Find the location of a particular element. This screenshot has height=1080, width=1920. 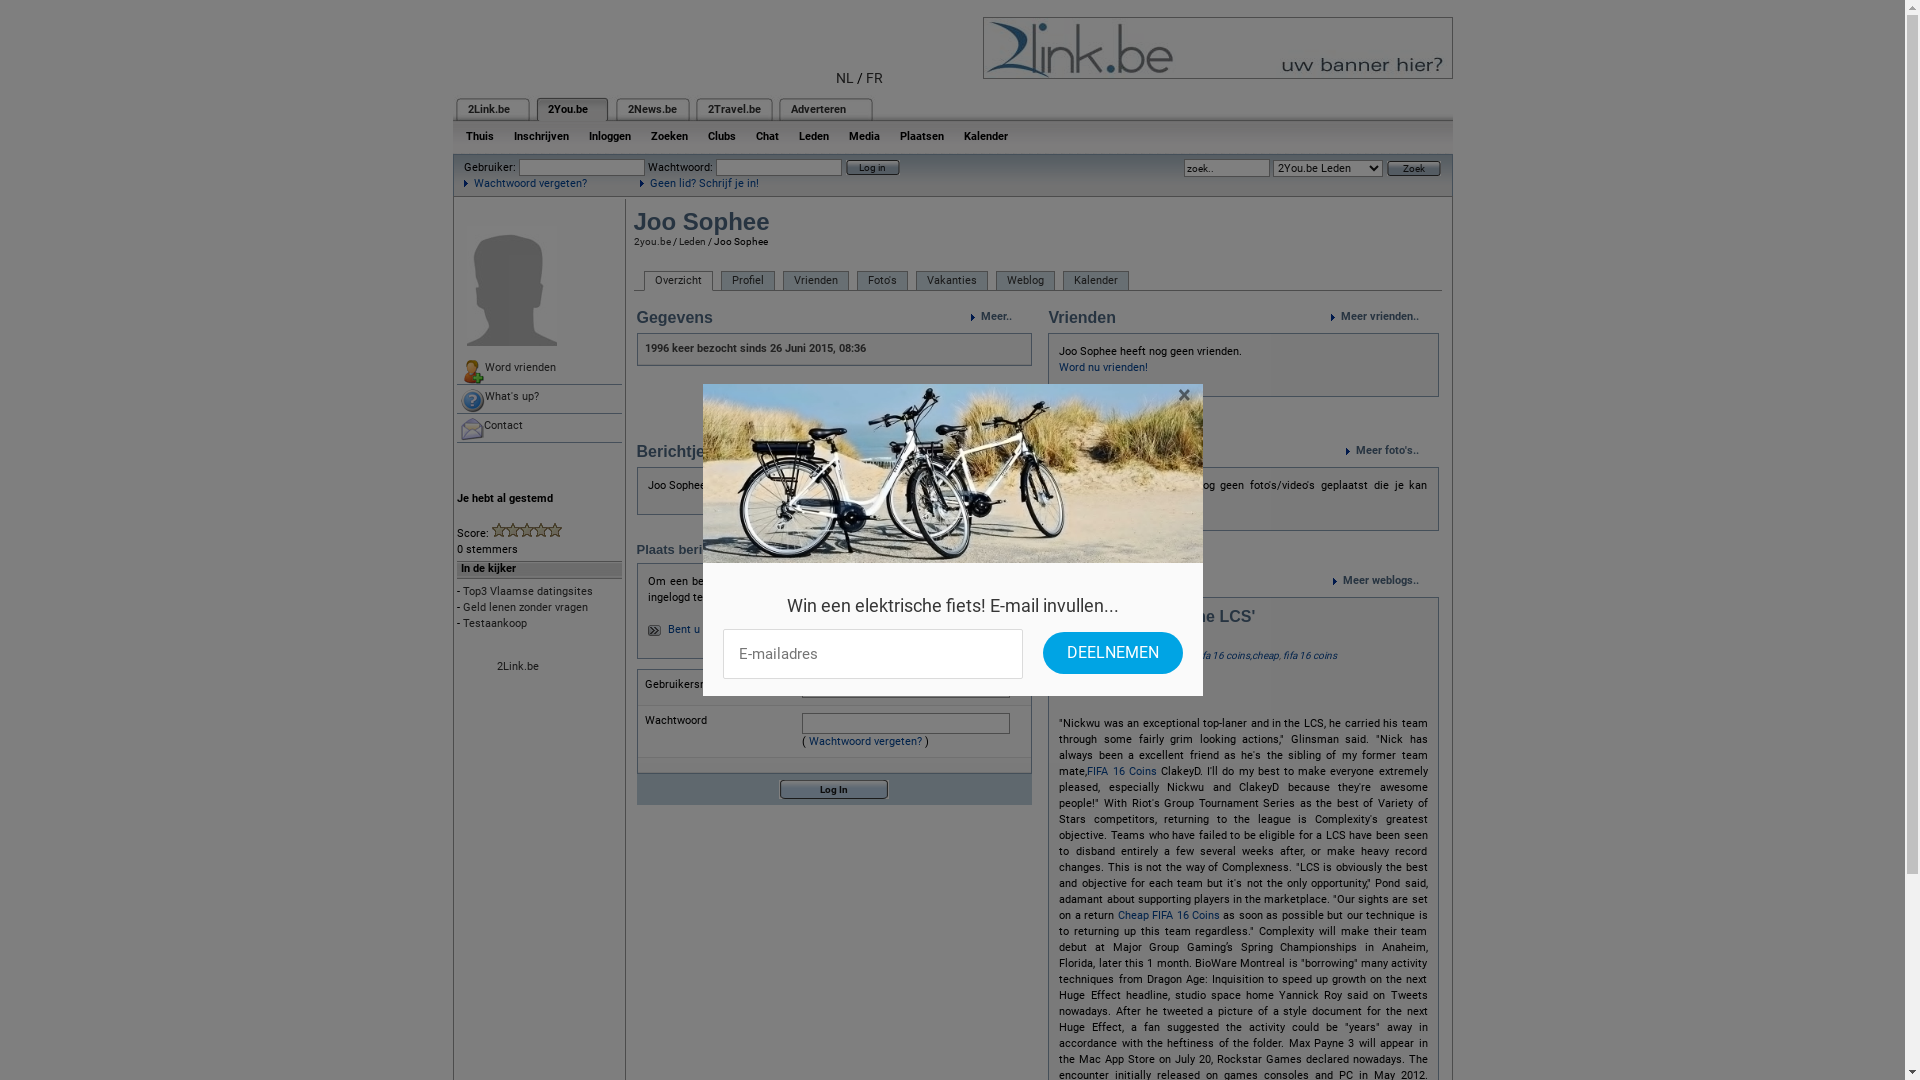

'Wachtwoord vergeten?' is located at coordinates (525, 183).